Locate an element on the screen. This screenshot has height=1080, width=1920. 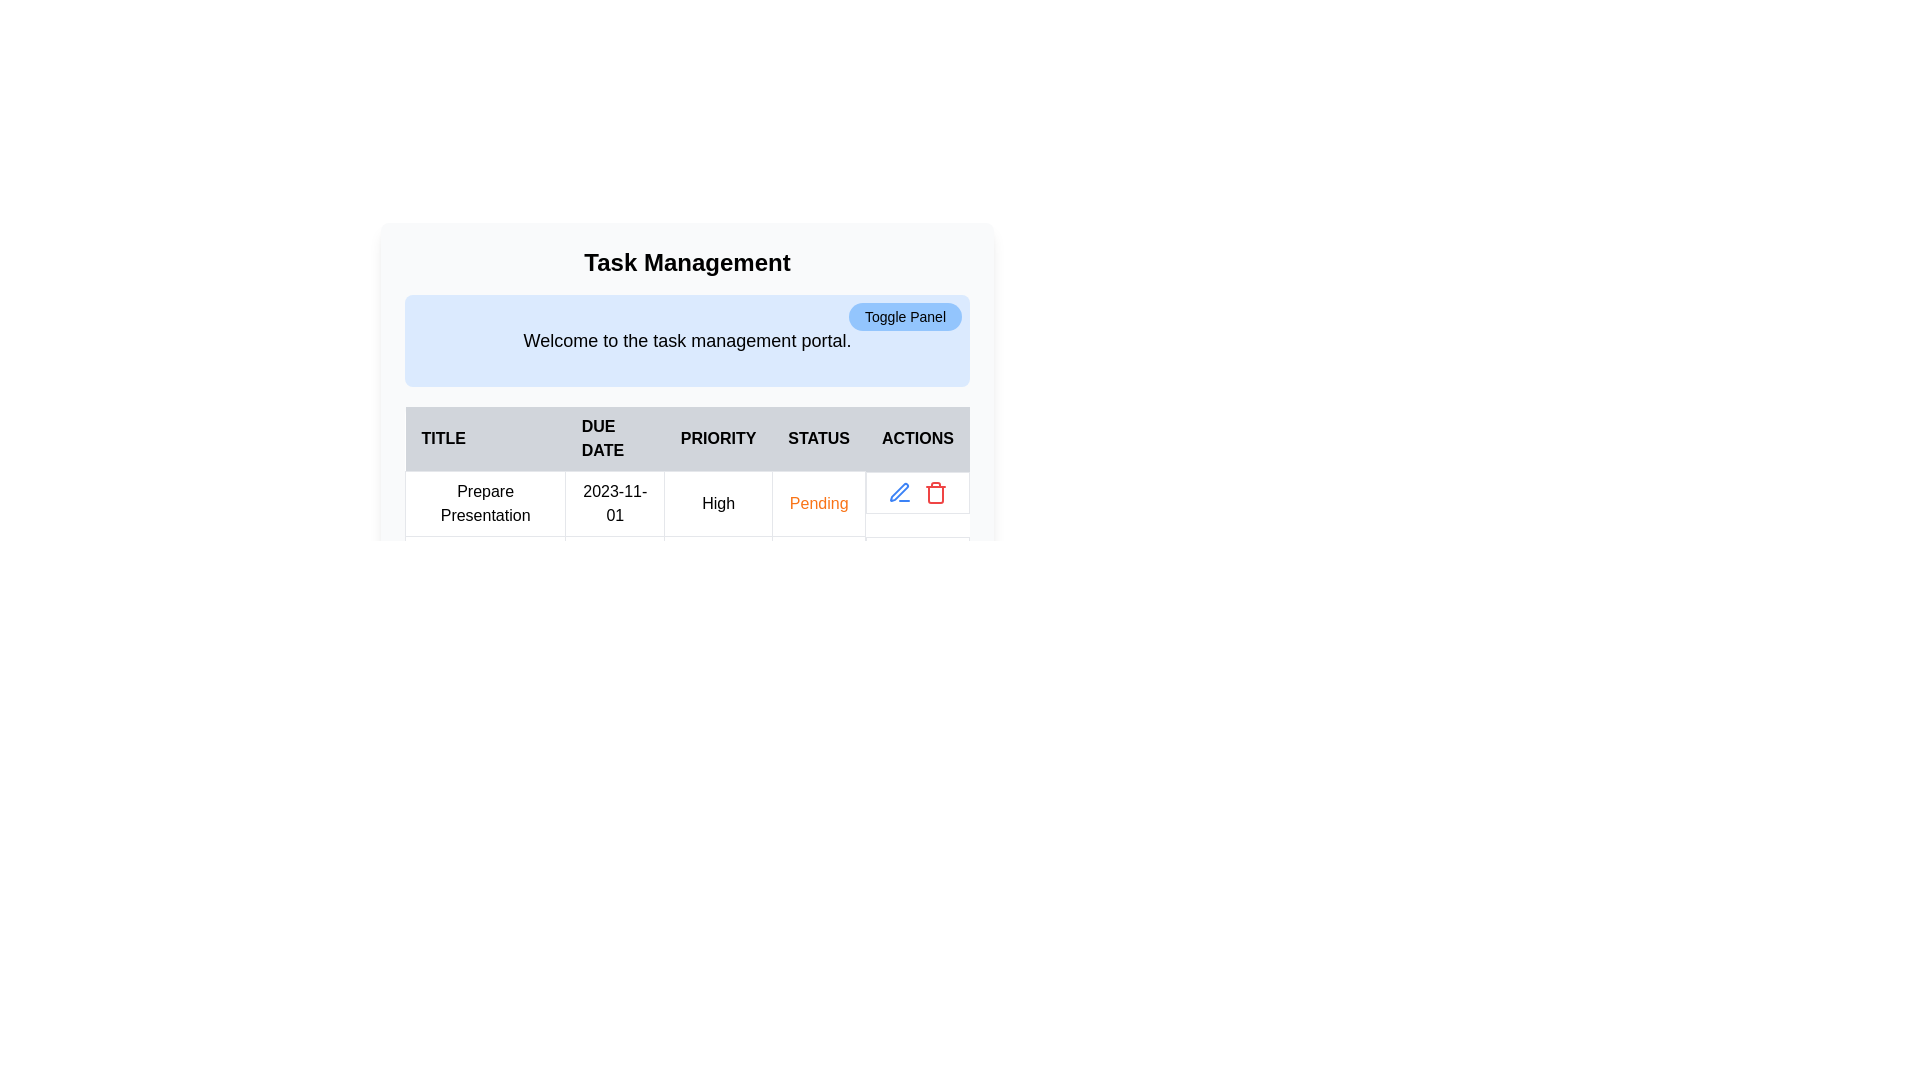
the 'PRIORITY' column header in the table to sort the entries, as sorting is enabled is located at coordinates (687, 438).